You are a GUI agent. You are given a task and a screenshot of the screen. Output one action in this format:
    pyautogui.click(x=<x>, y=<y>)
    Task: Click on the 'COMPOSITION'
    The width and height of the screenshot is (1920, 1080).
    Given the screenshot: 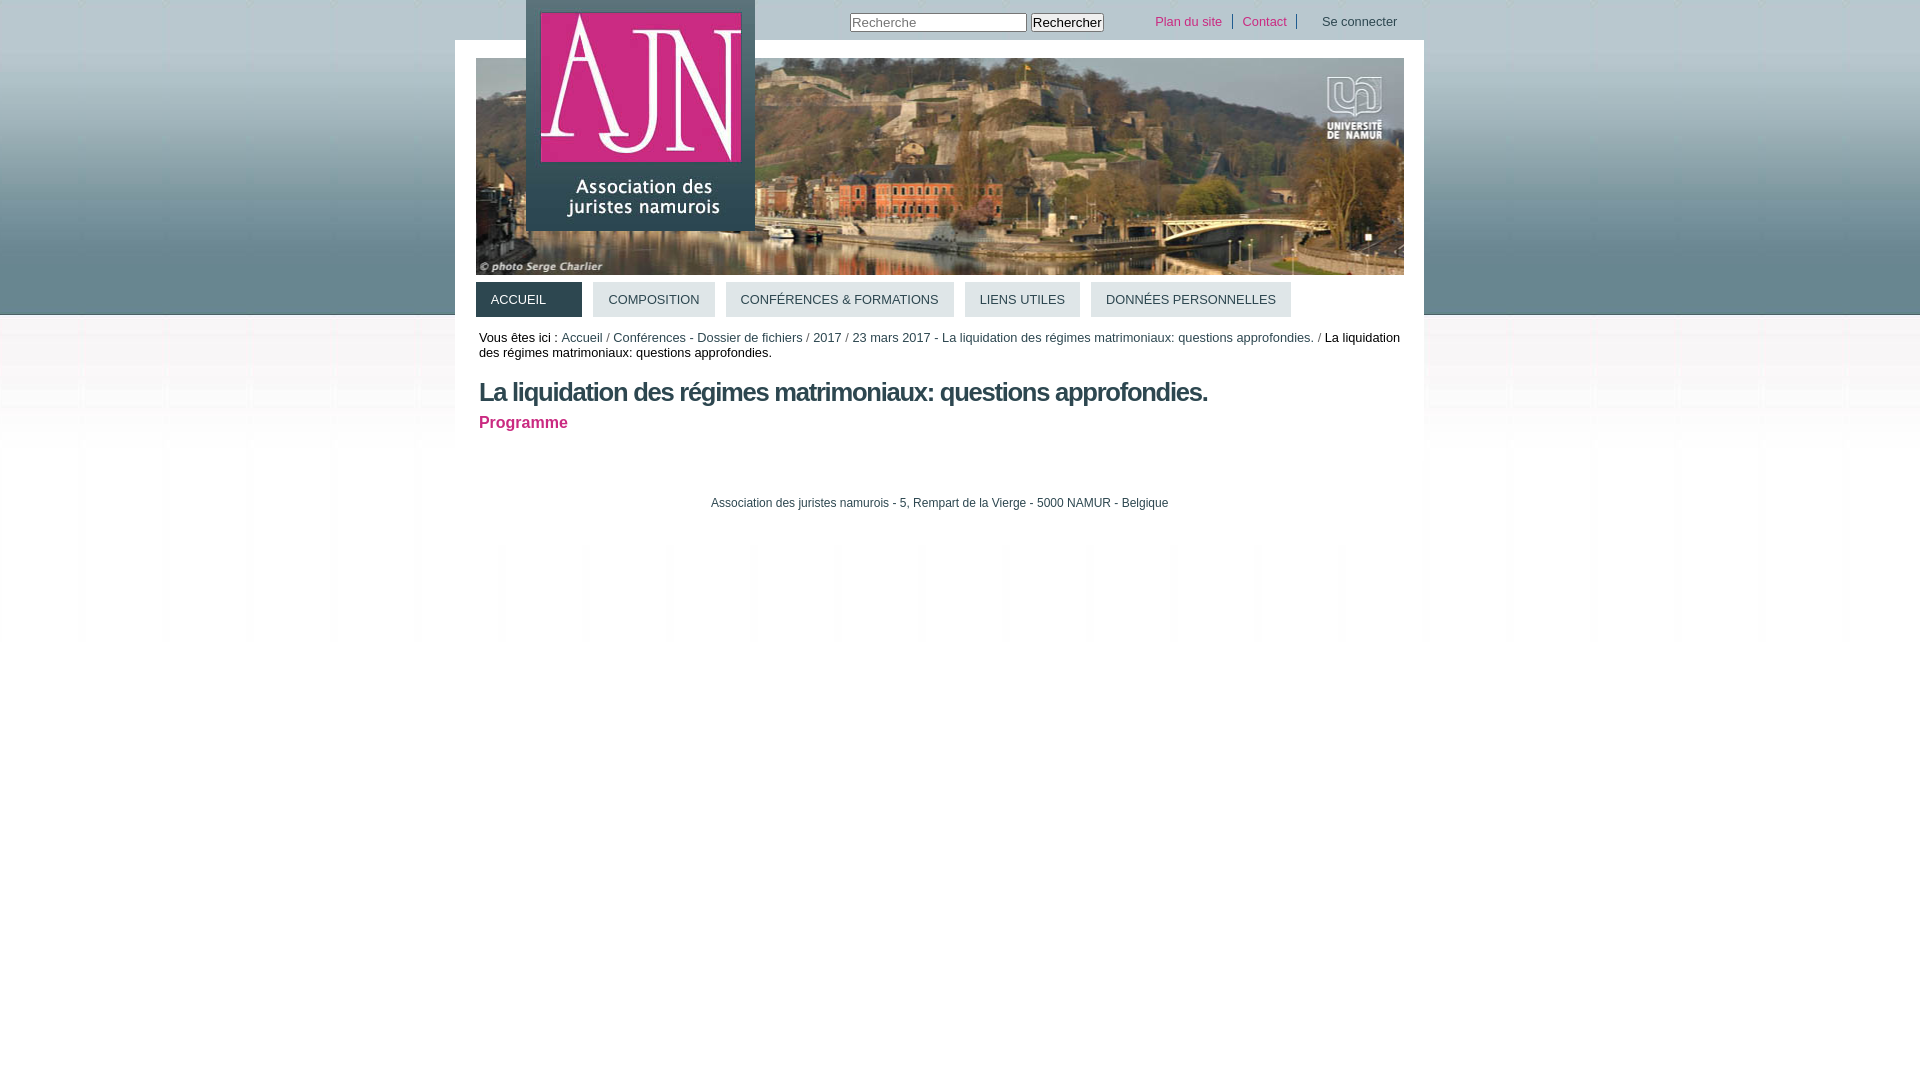 What is the action you would take?
    pyautogui.click(x=653, y=299)
    